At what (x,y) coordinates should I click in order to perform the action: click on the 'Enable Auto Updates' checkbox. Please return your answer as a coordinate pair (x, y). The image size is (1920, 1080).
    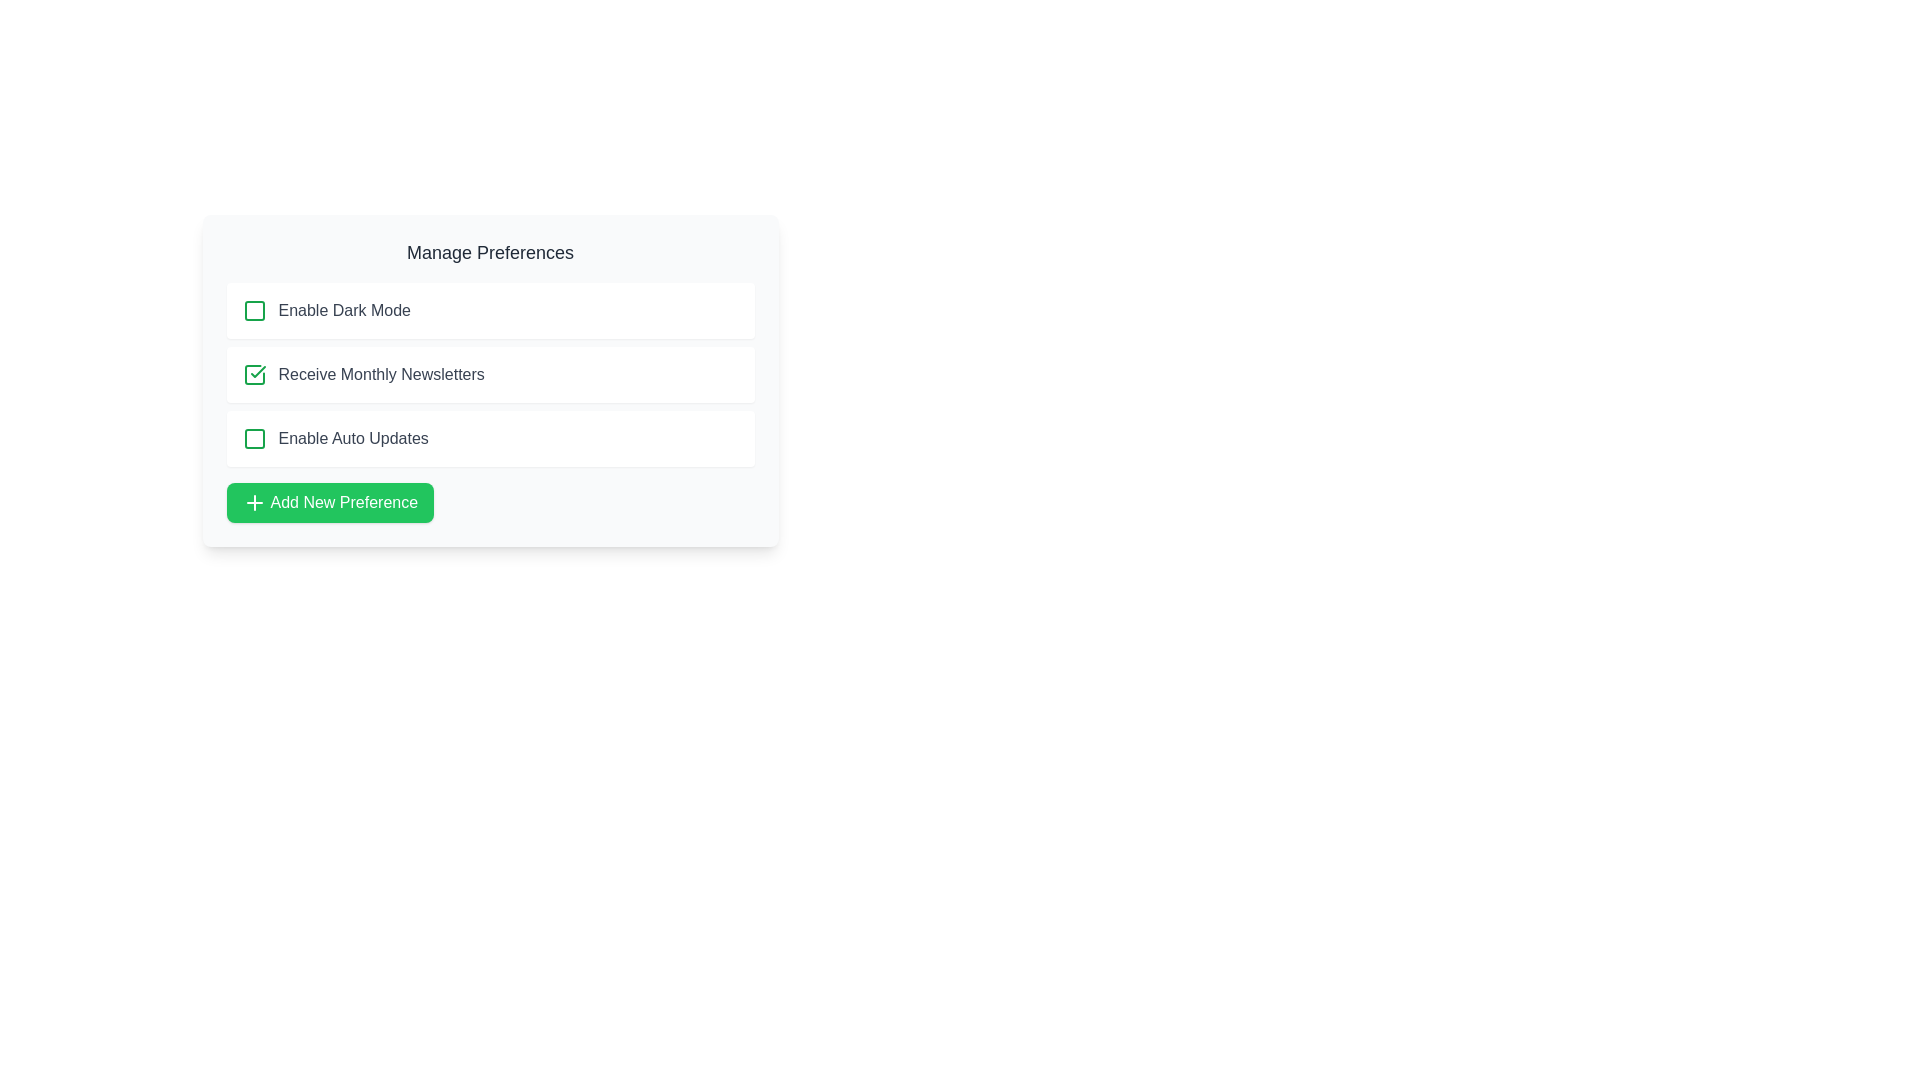
    Looking at the image, I should click on (490, 438).